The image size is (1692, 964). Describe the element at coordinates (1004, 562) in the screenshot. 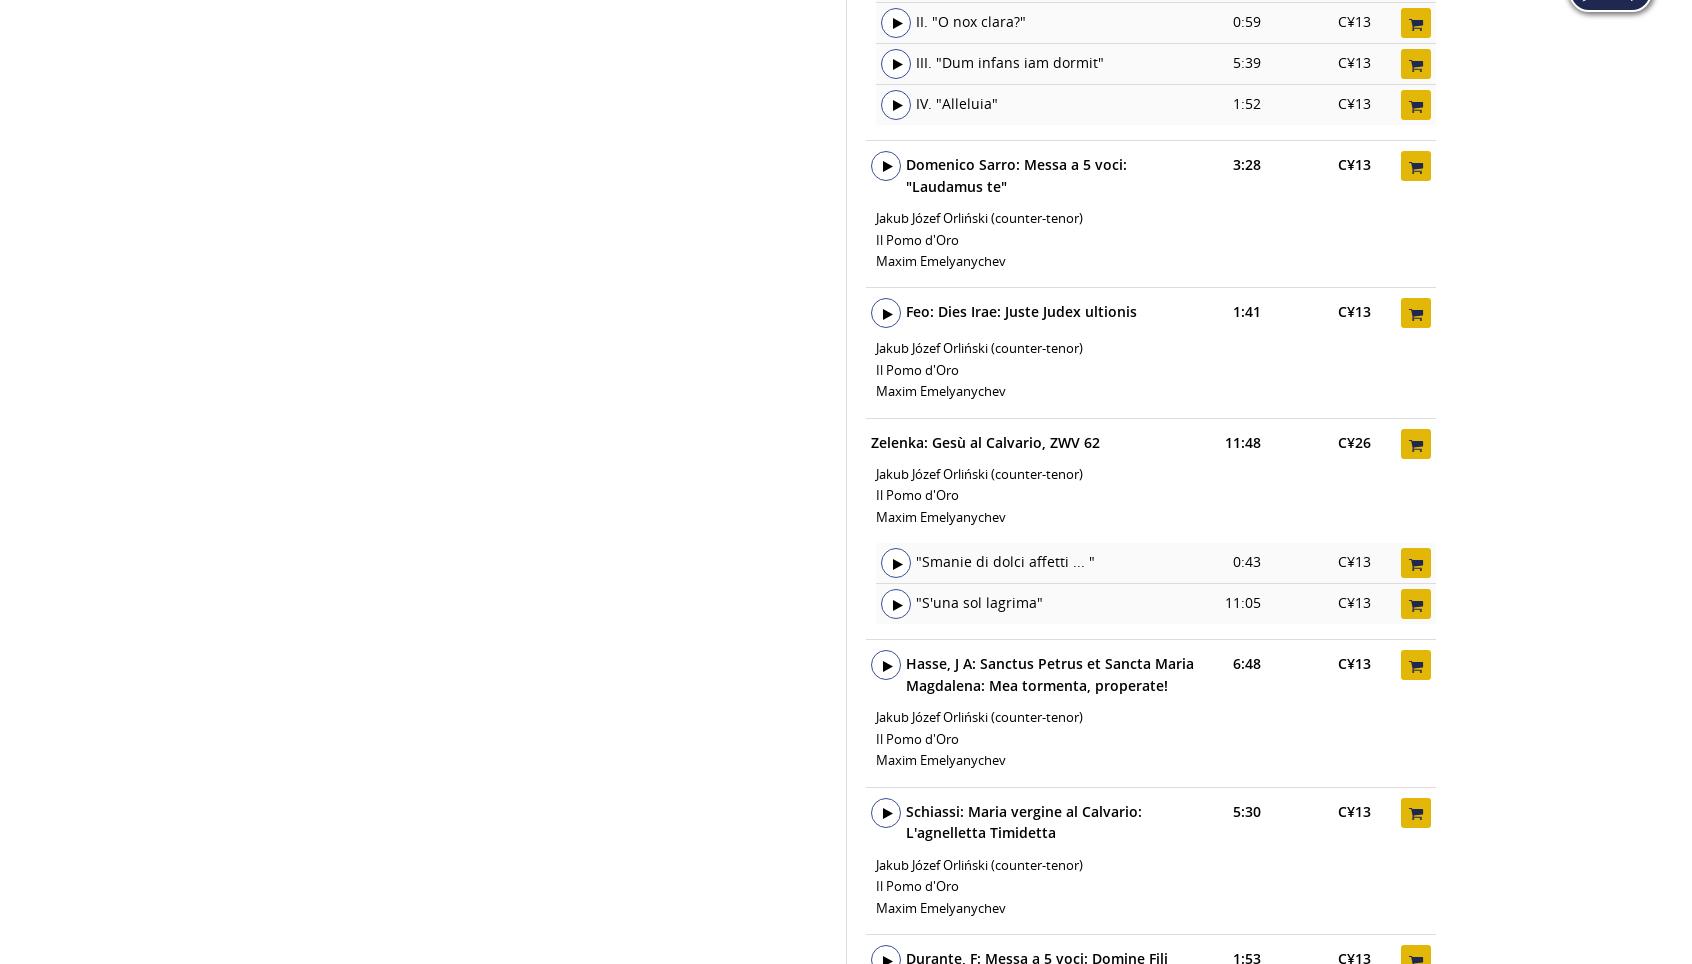

I see `'"Smanie di dolci affetti ... "'` at that location.